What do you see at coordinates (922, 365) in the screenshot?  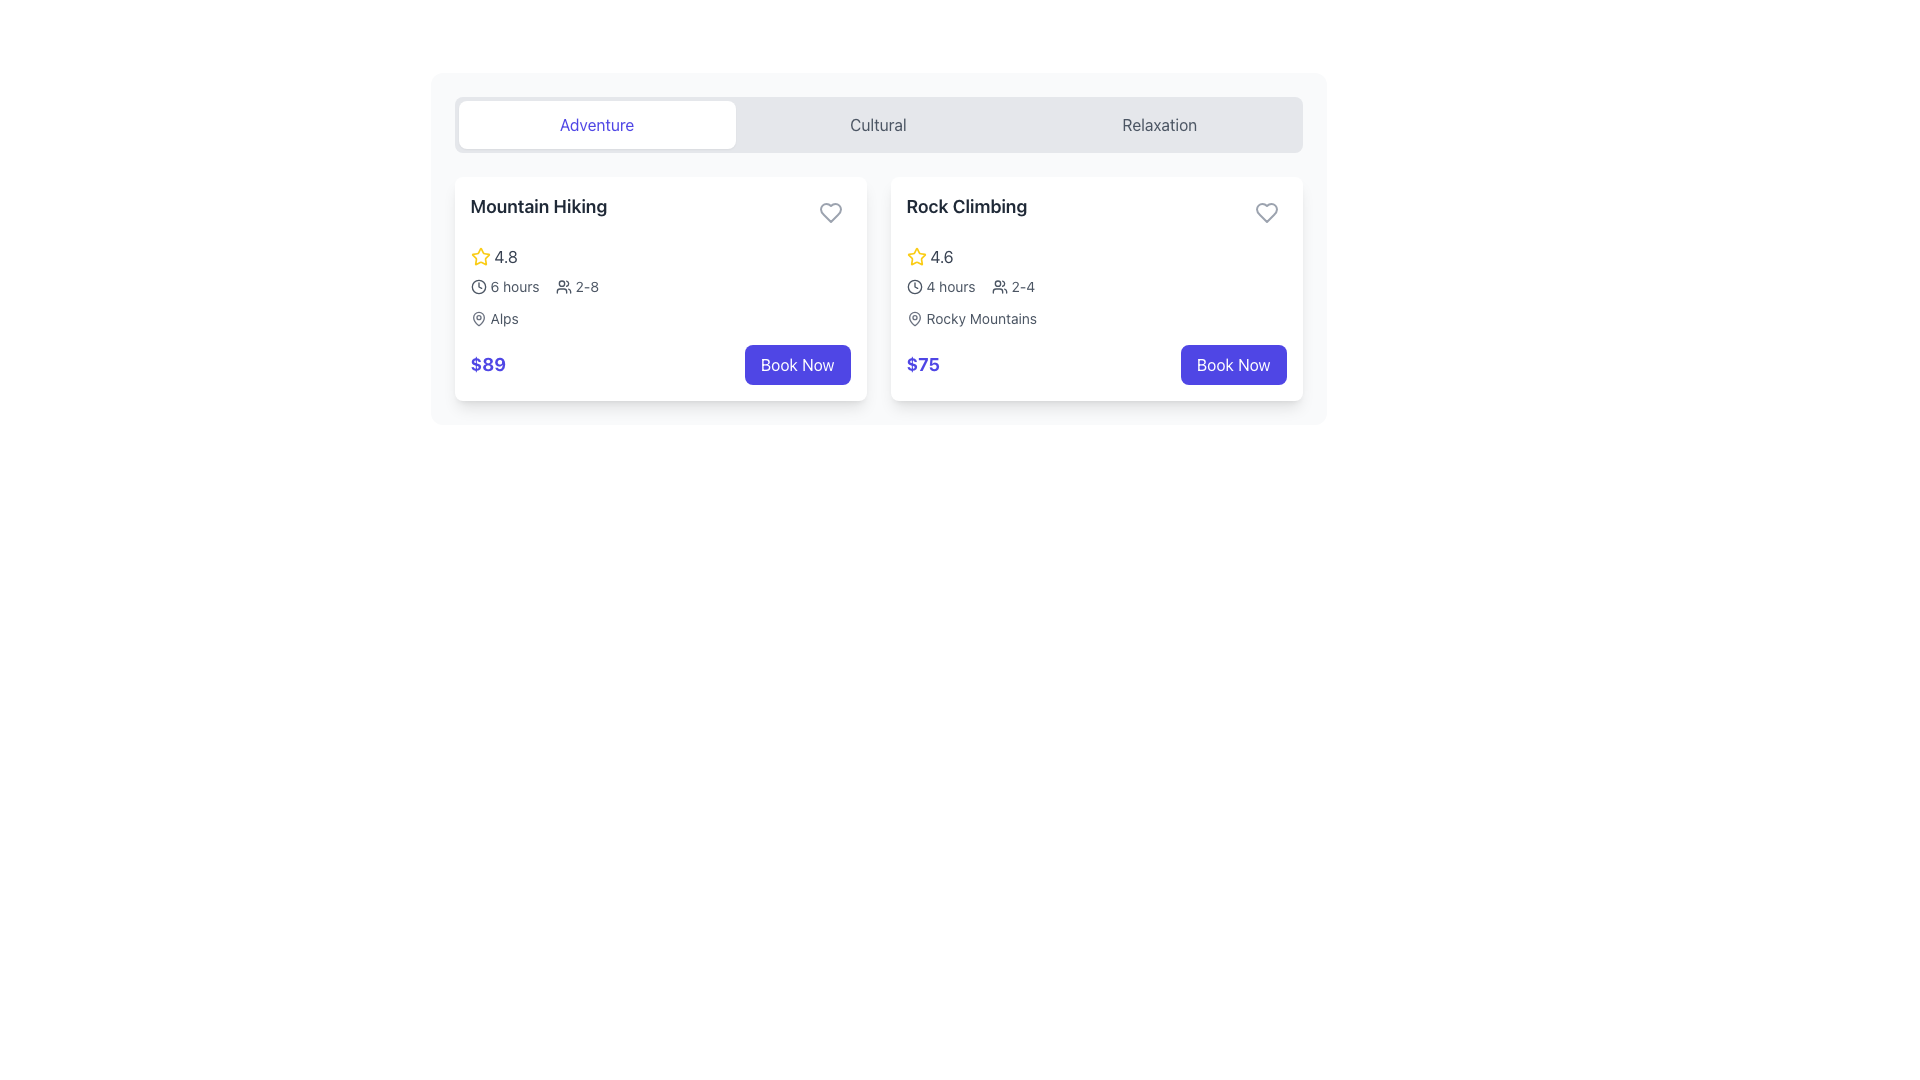 I see `the Static Text Label displaying the cost of the 'Rock Climbing' activity, located above the 'Book Now' button` at bounding box center [922, 365].